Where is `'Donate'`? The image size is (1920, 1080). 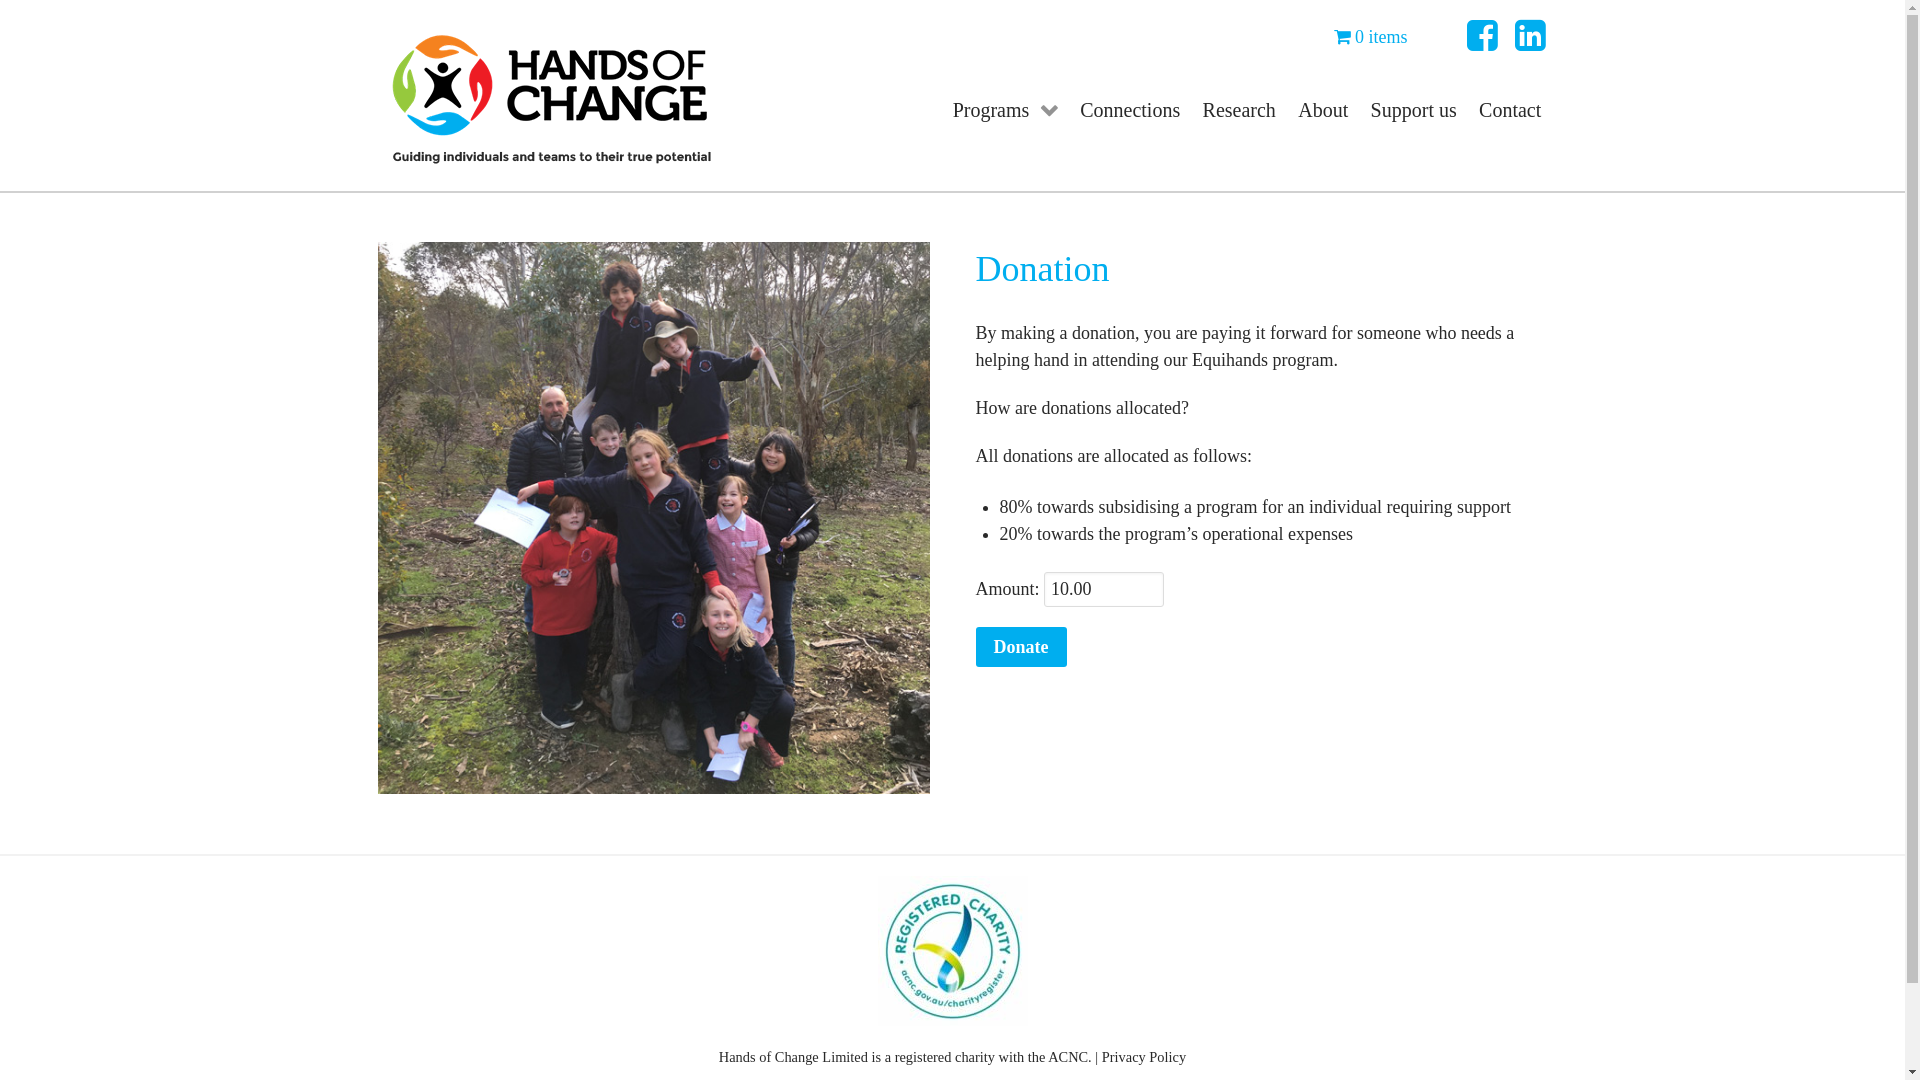 'Donate' is located at coordinates (1021, 647).